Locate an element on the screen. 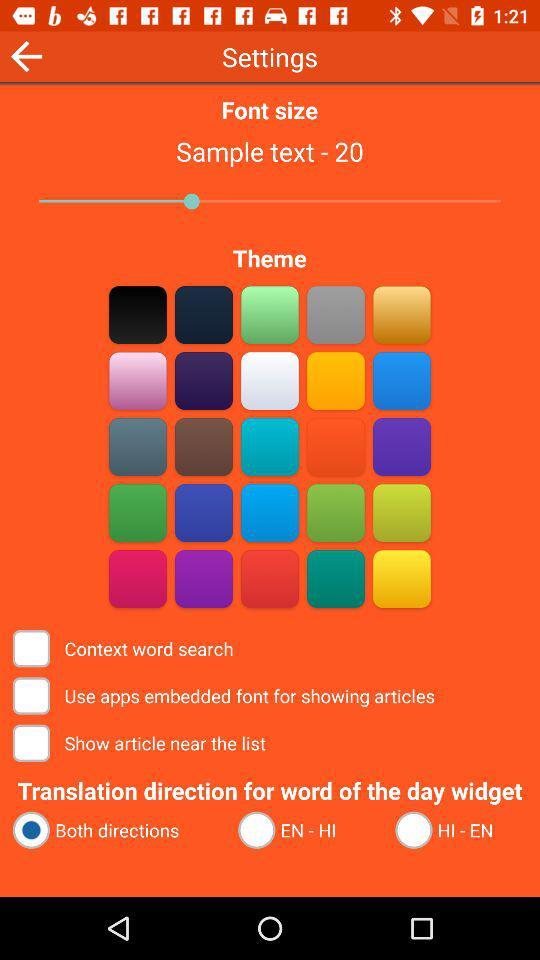 This screenshot has height=960, width=540. a purple theme option is located at coordinates (203, 578).